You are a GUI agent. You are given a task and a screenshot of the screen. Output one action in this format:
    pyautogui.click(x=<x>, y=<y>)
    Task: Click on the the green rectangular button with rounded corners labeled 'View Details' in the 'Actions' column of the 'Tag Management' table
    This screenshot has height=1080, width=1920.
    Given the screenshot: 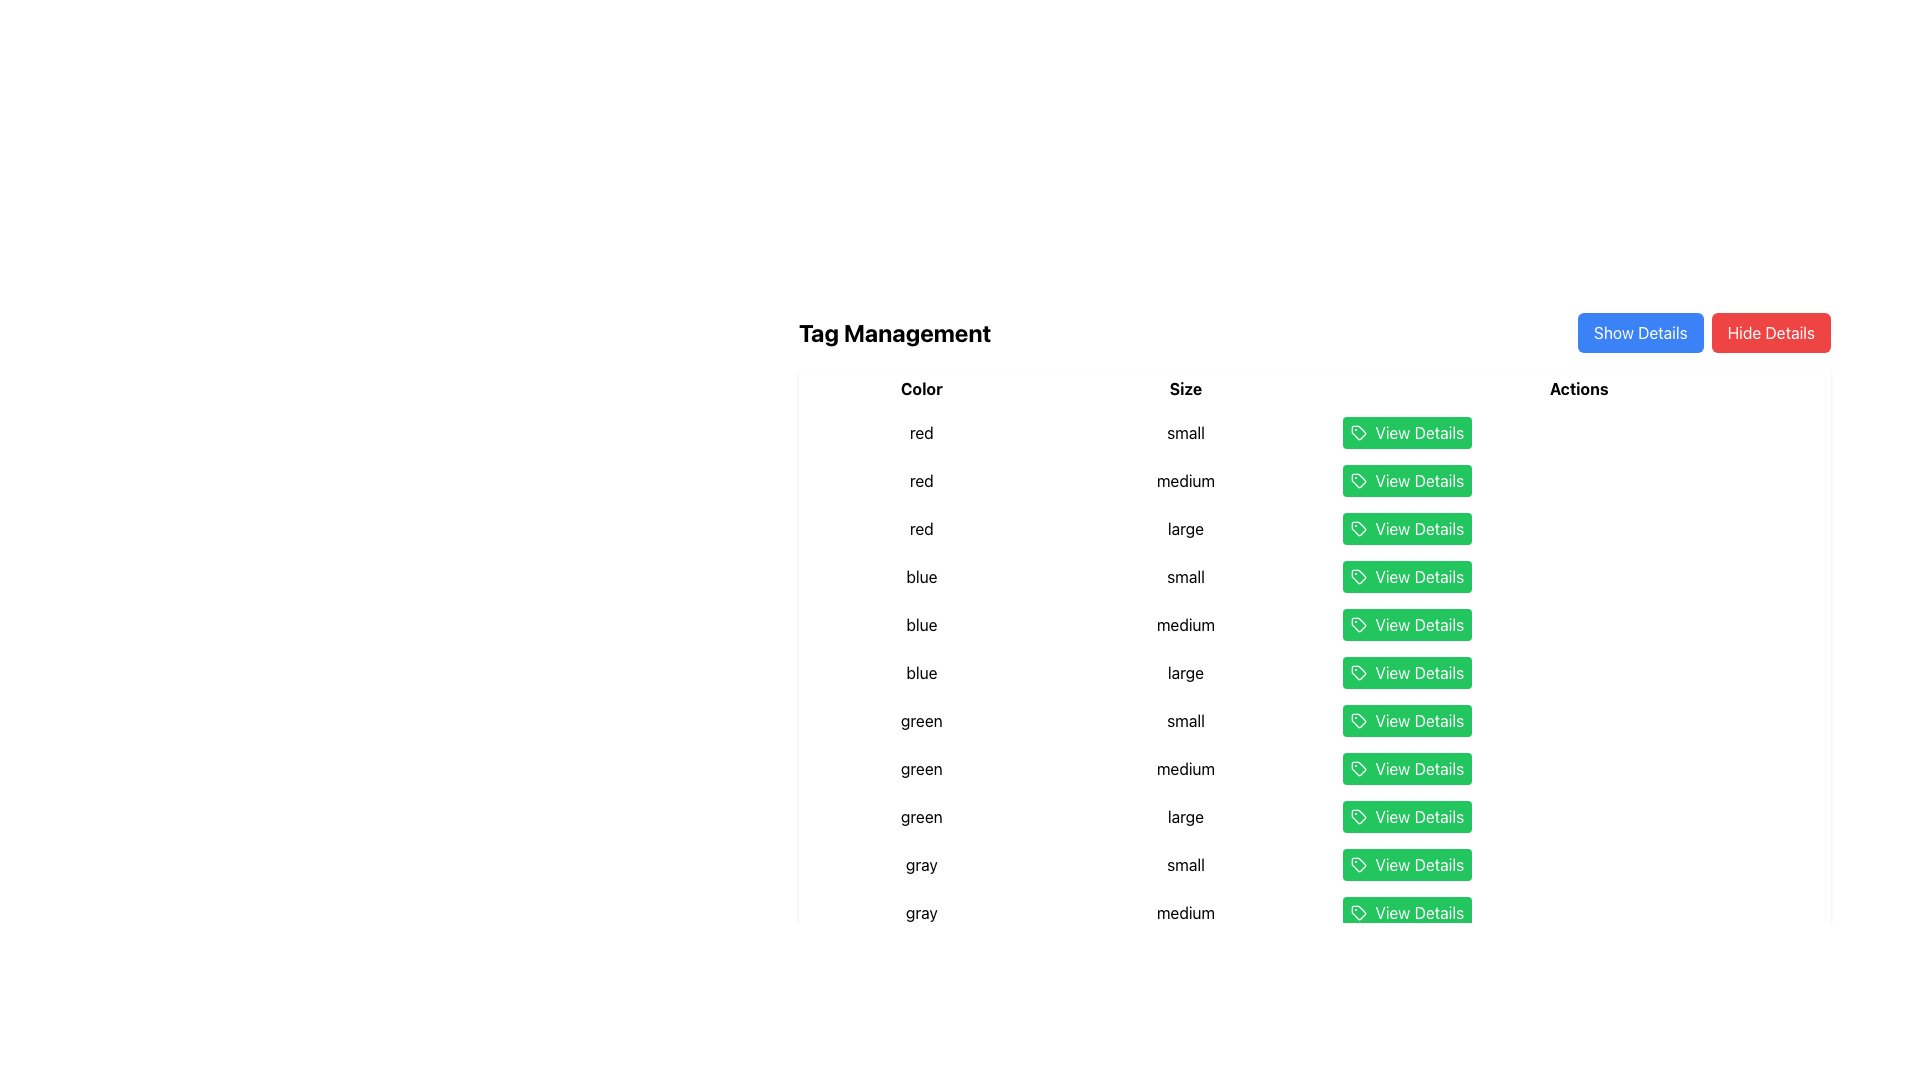 What is the action you would take?
    pyautogui.click(x=1406, y=481)
    